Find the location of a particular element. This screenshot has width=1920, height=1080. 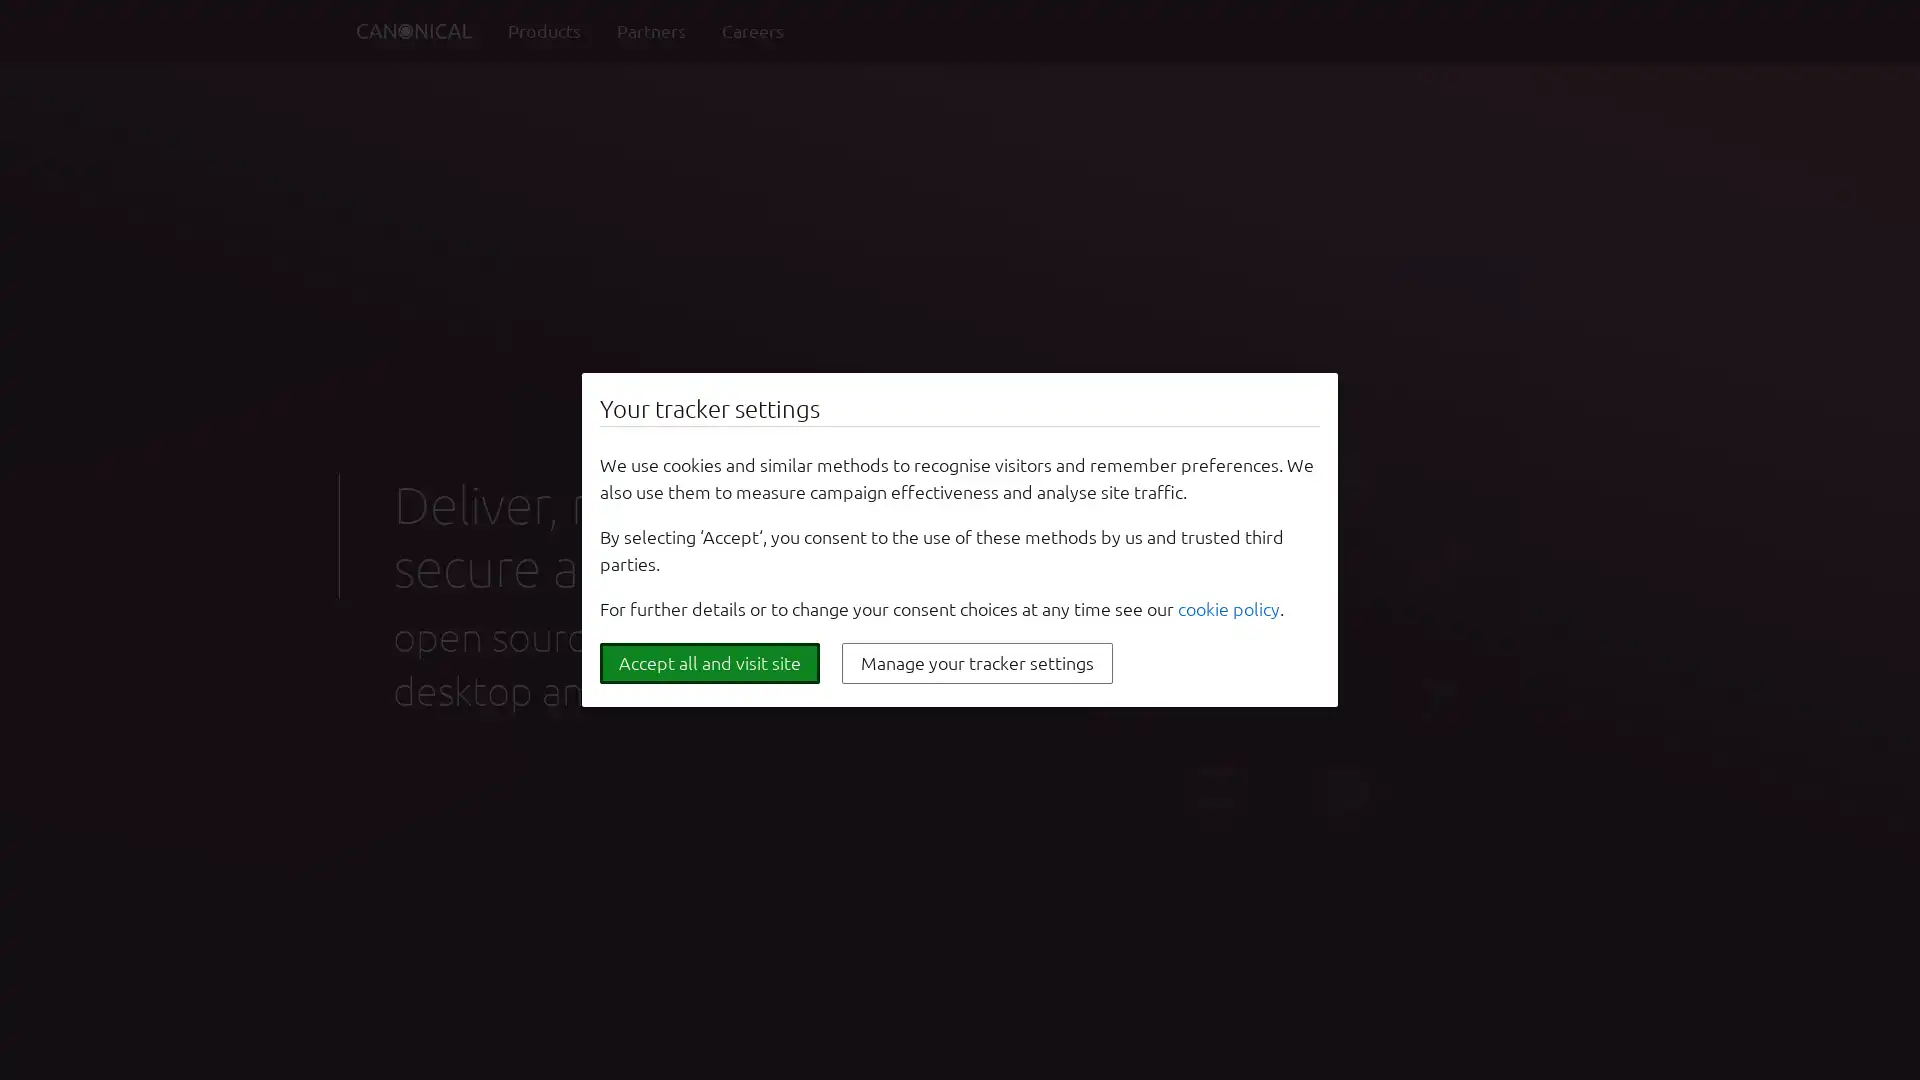

Accept all and visit site is located at coordinates (710, 663).